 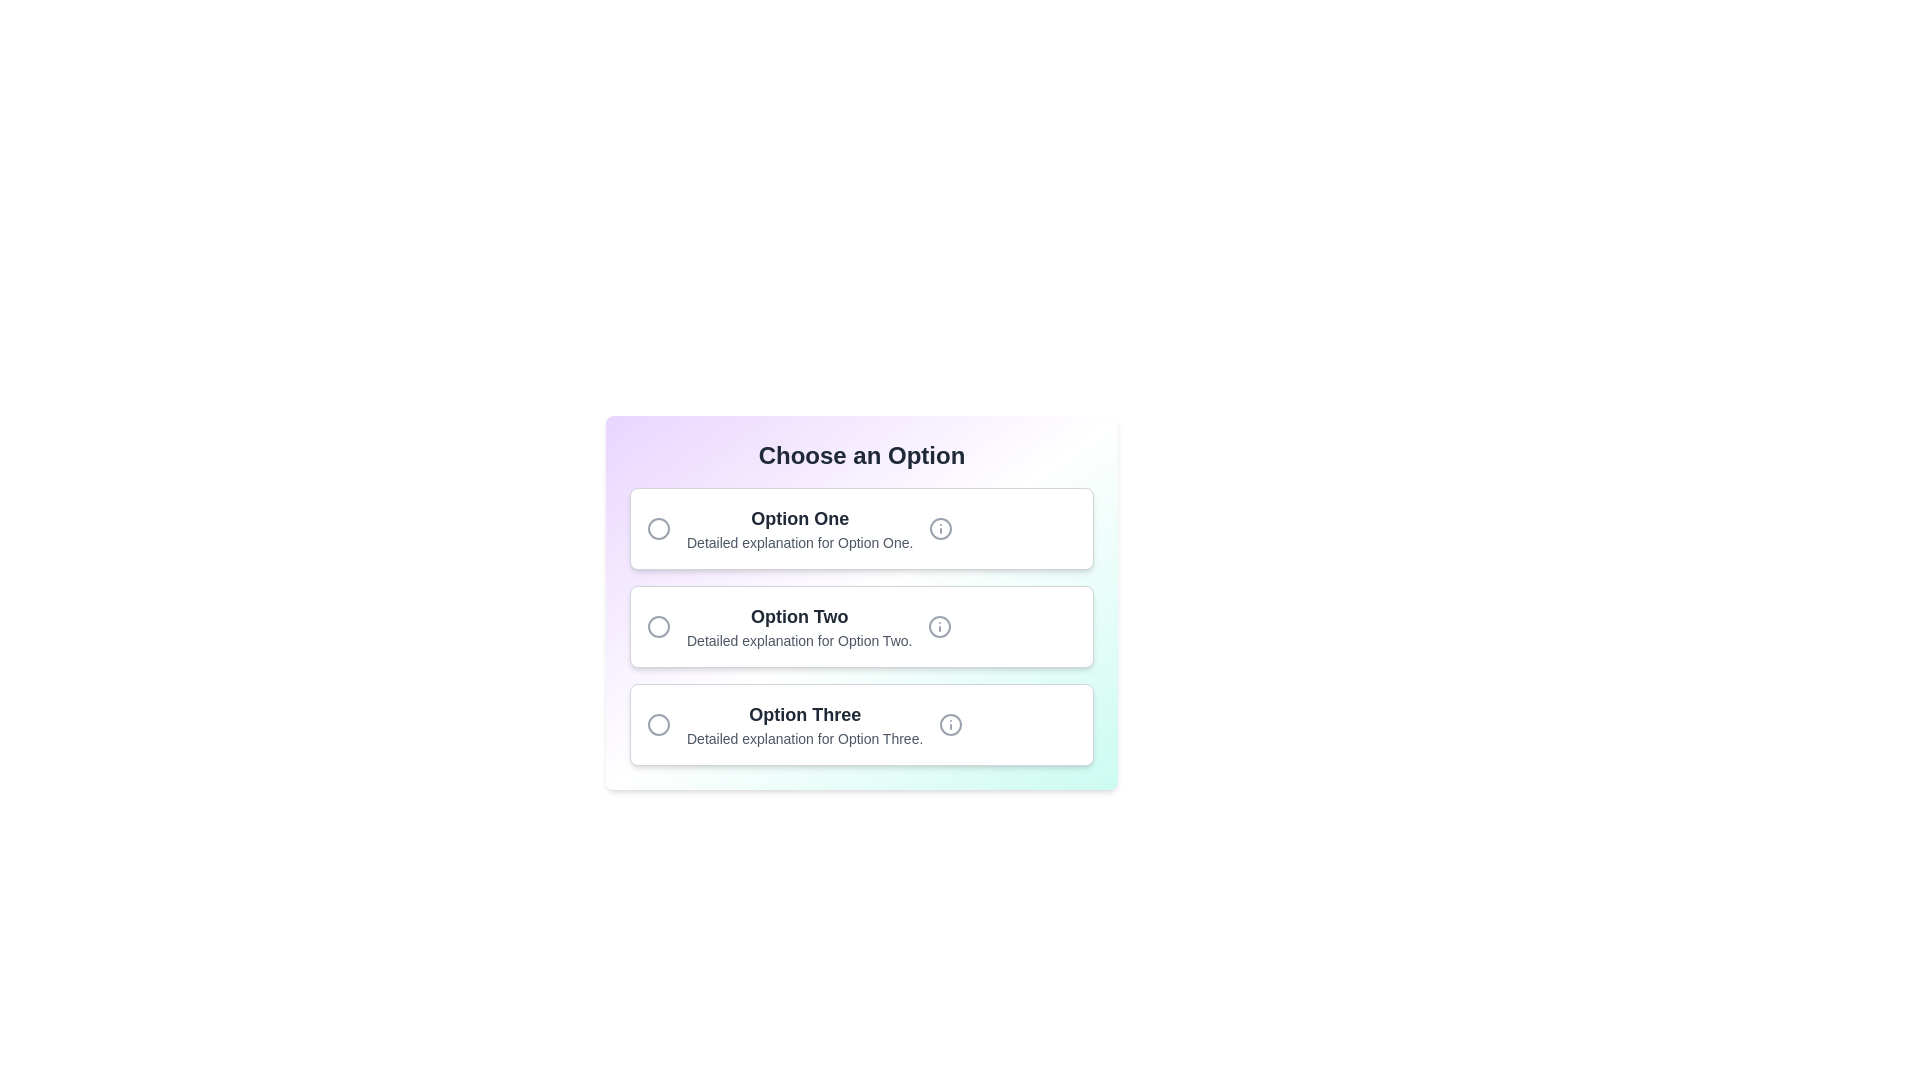 What do you see at coordinates (800, 518) in the screenshot?
I see `text from the Text Label that identifies 'Option One' in the vertically stacked list of options` at bounding box center [800, 518].